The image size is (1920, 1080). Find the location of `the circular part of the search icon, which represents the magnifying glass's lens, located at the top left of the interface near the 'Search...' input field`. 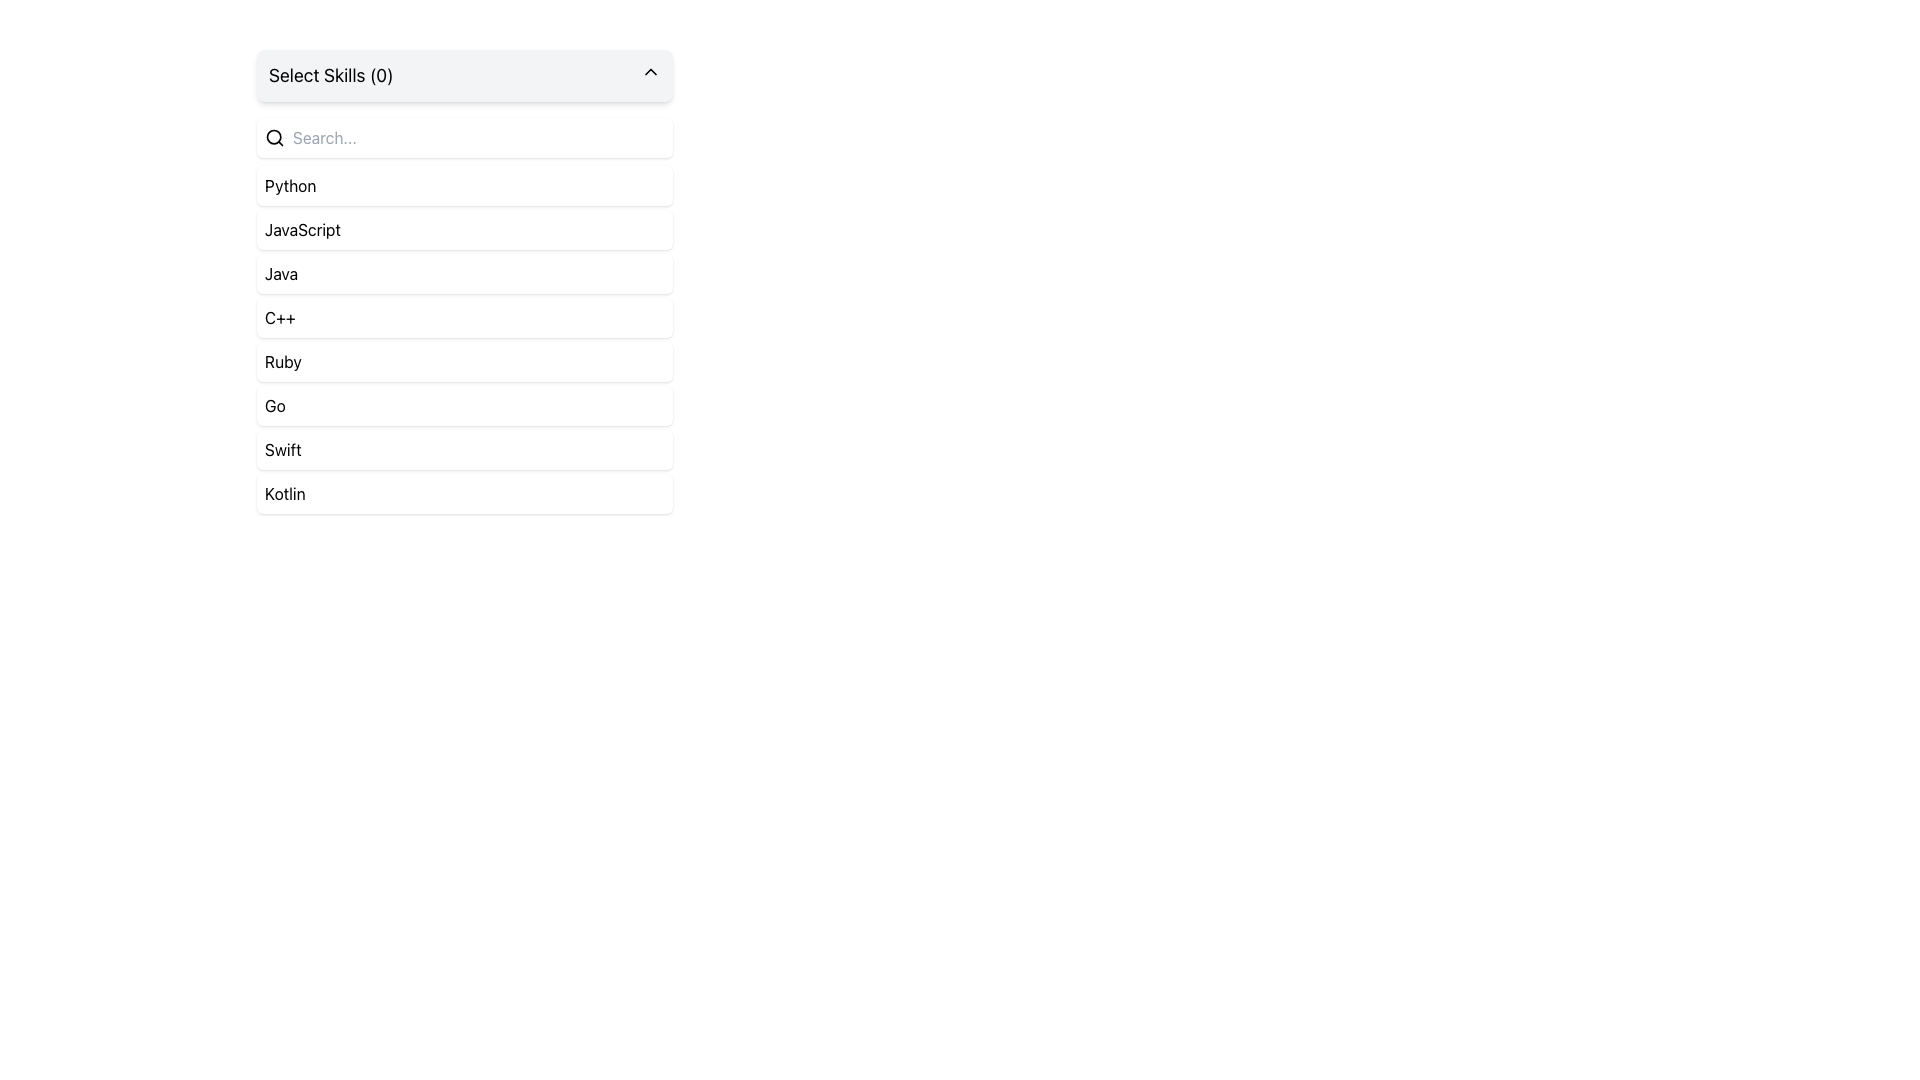

the circular part of the search icon, which represents the magnifying glass's lens, located at the top left of the interface near the 'Search...' input field is located at coordinates (273, 136).